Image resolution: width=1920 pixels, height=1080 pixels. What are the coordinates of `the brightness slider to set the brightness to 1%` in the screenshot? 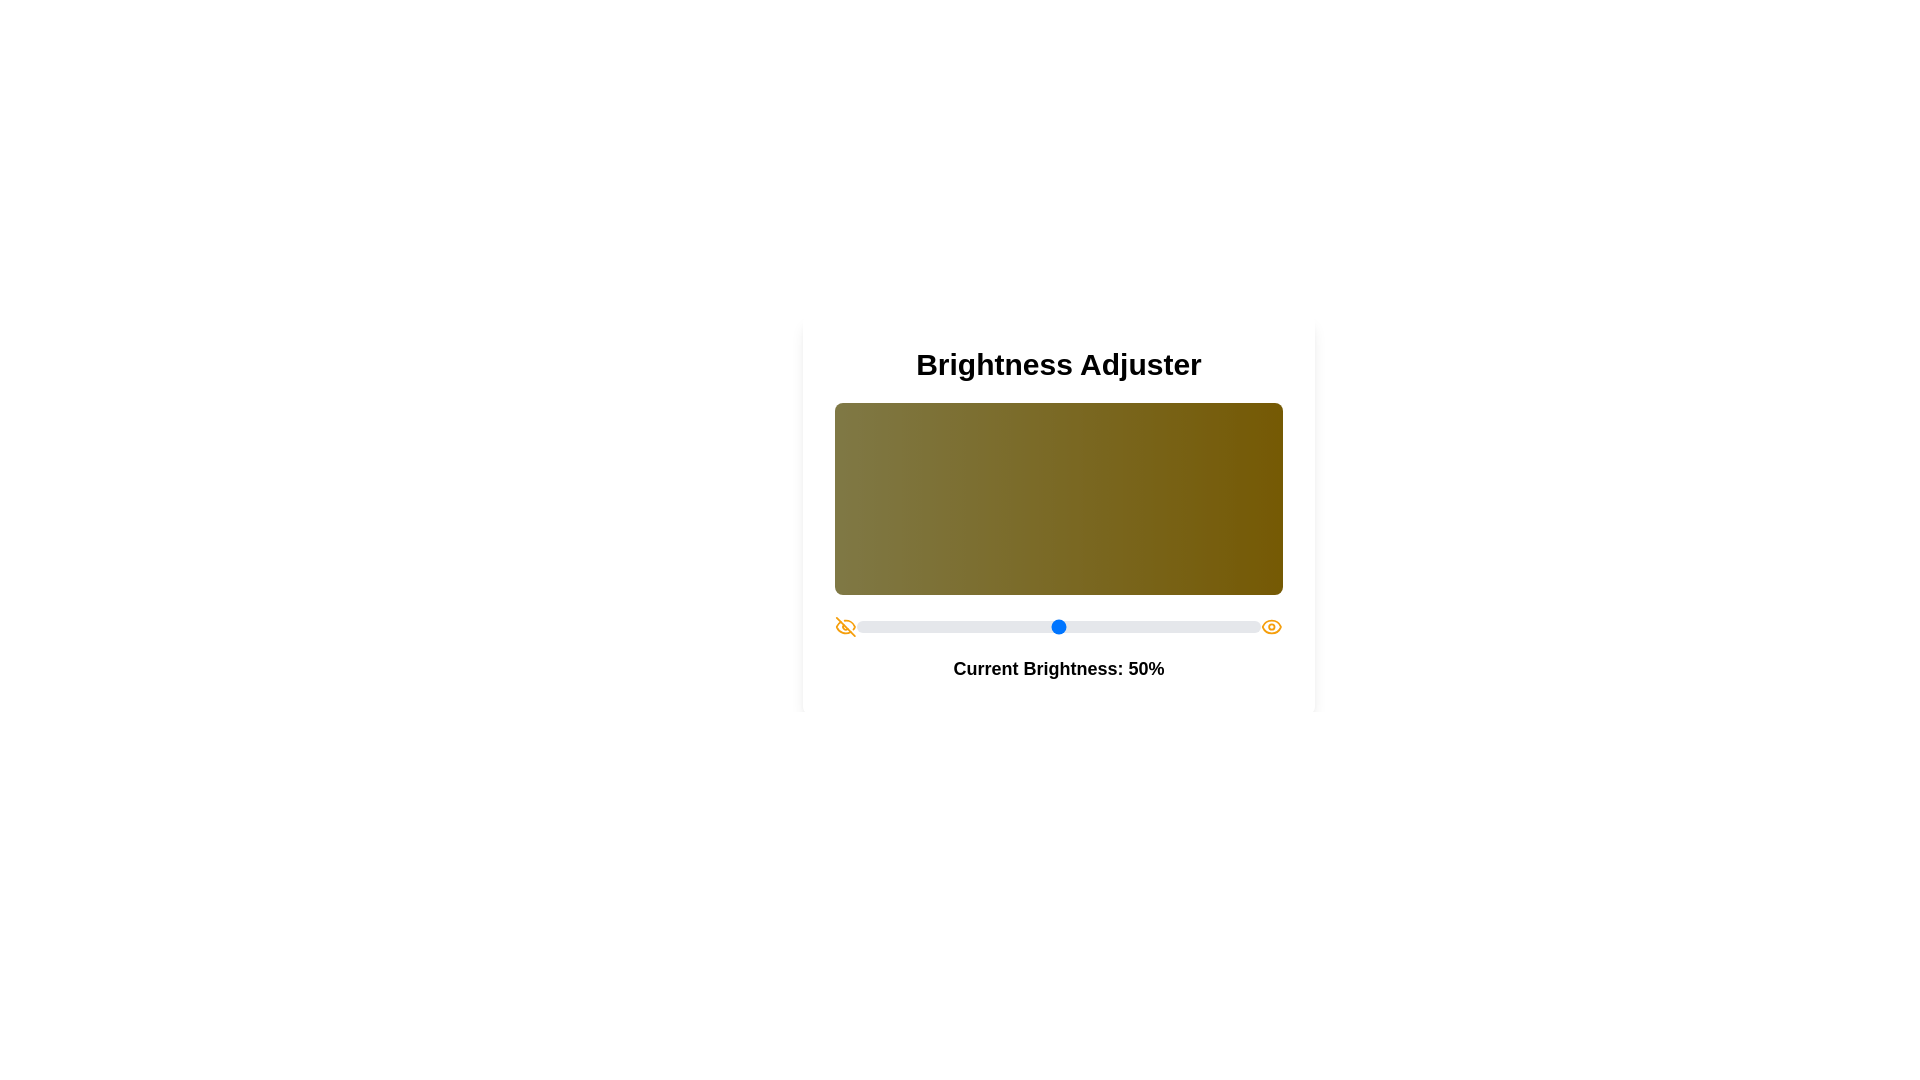 It's located at (860, 626).